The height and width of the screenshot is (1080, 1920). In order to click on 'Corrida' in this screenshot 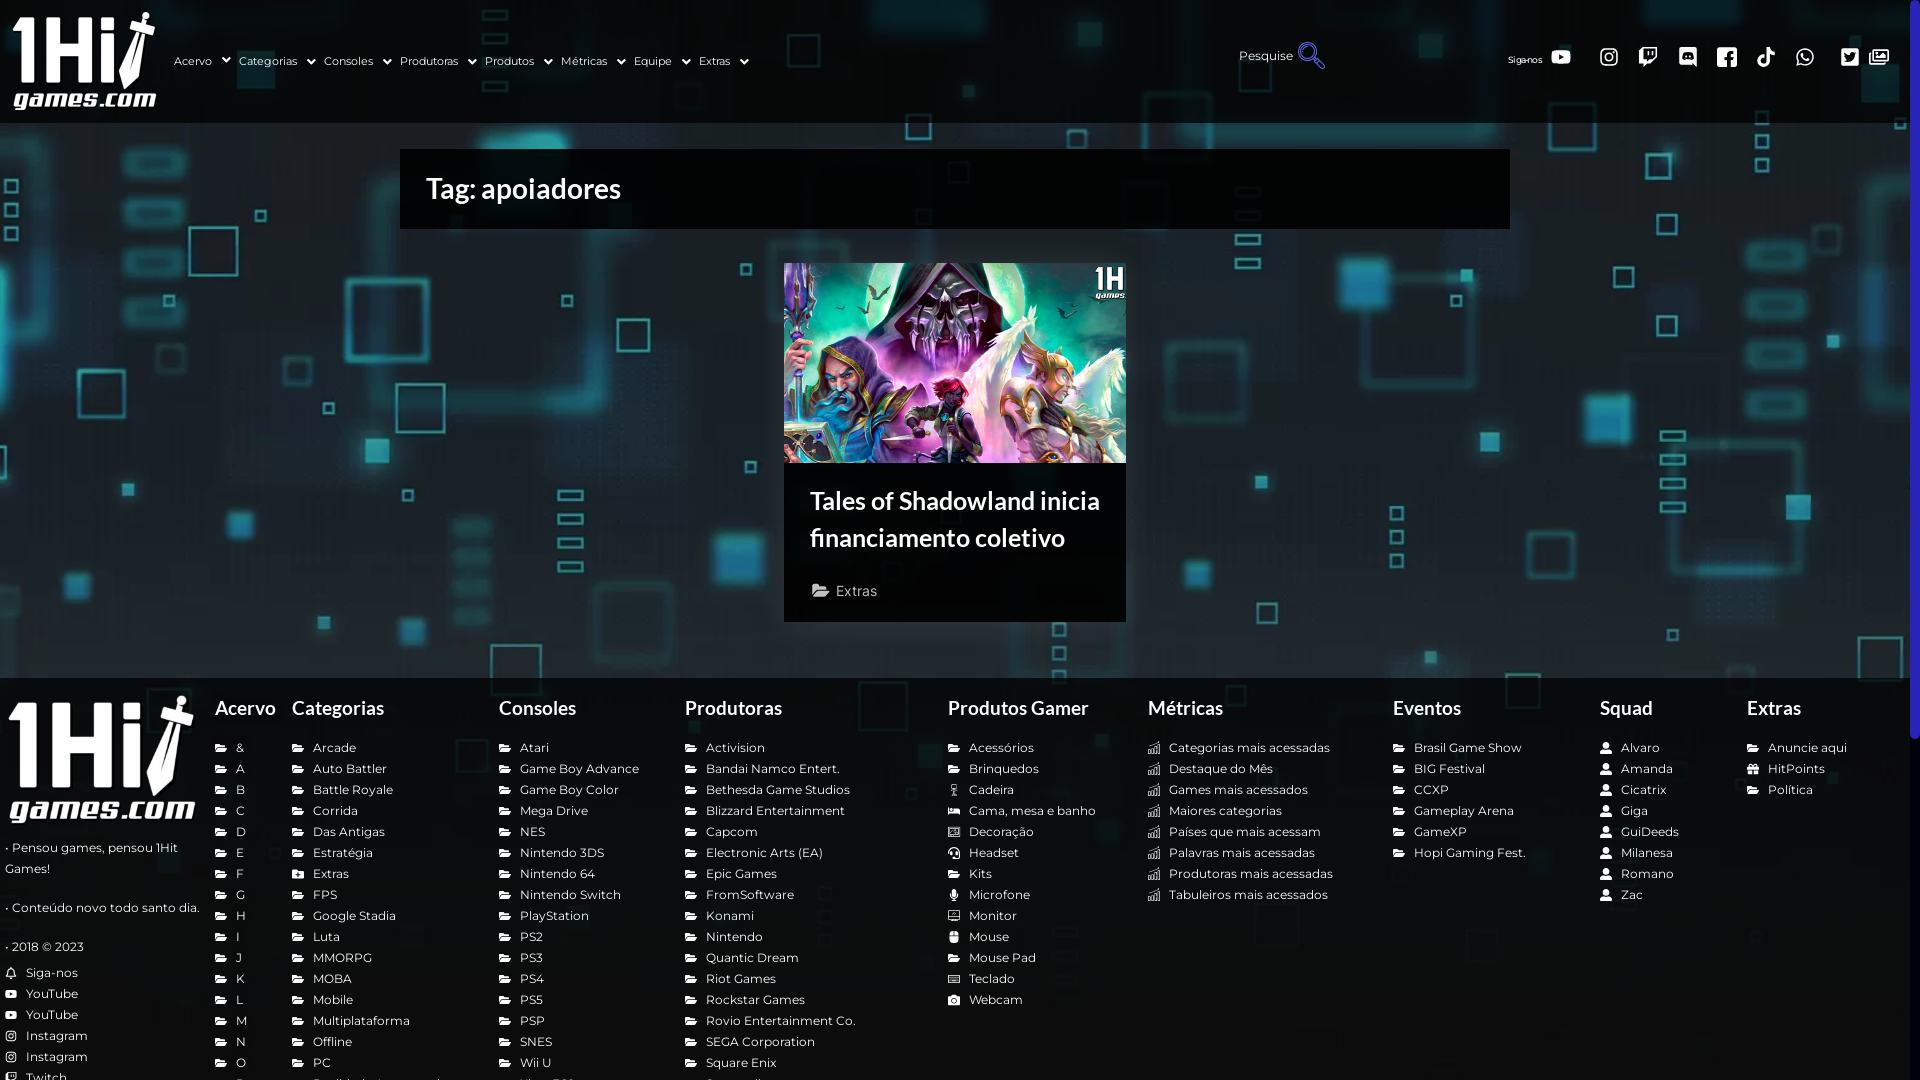, I will do `click(385, 810)`.